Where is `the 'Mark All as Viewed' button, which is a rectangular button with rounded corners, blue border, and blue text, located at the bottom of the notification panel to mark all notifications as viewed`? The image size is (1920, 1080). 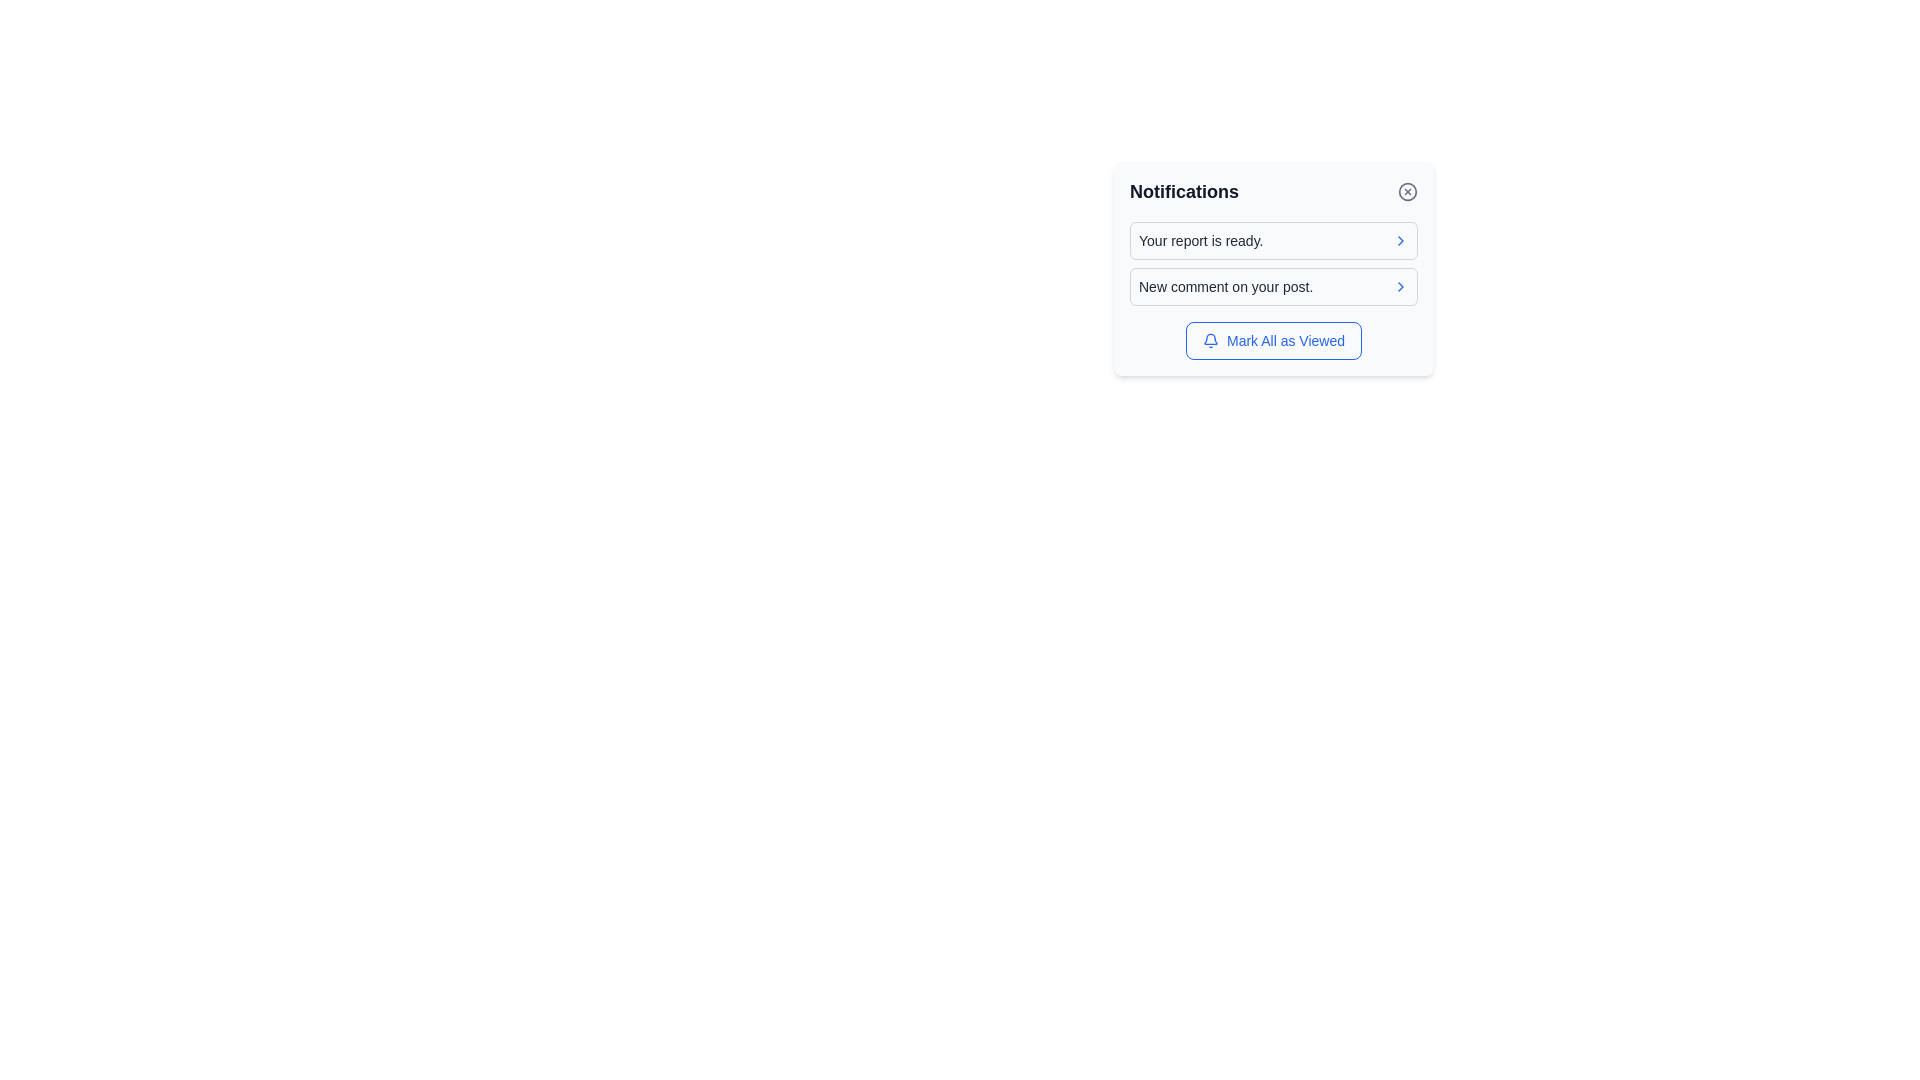
the 'Mark All as Viewed' button, which is a rectangular button with rounded corners, blue border, and blue text, located at the bottom of the notification panel to mark all notifications as viewed is located at coordinates (1272, 339).